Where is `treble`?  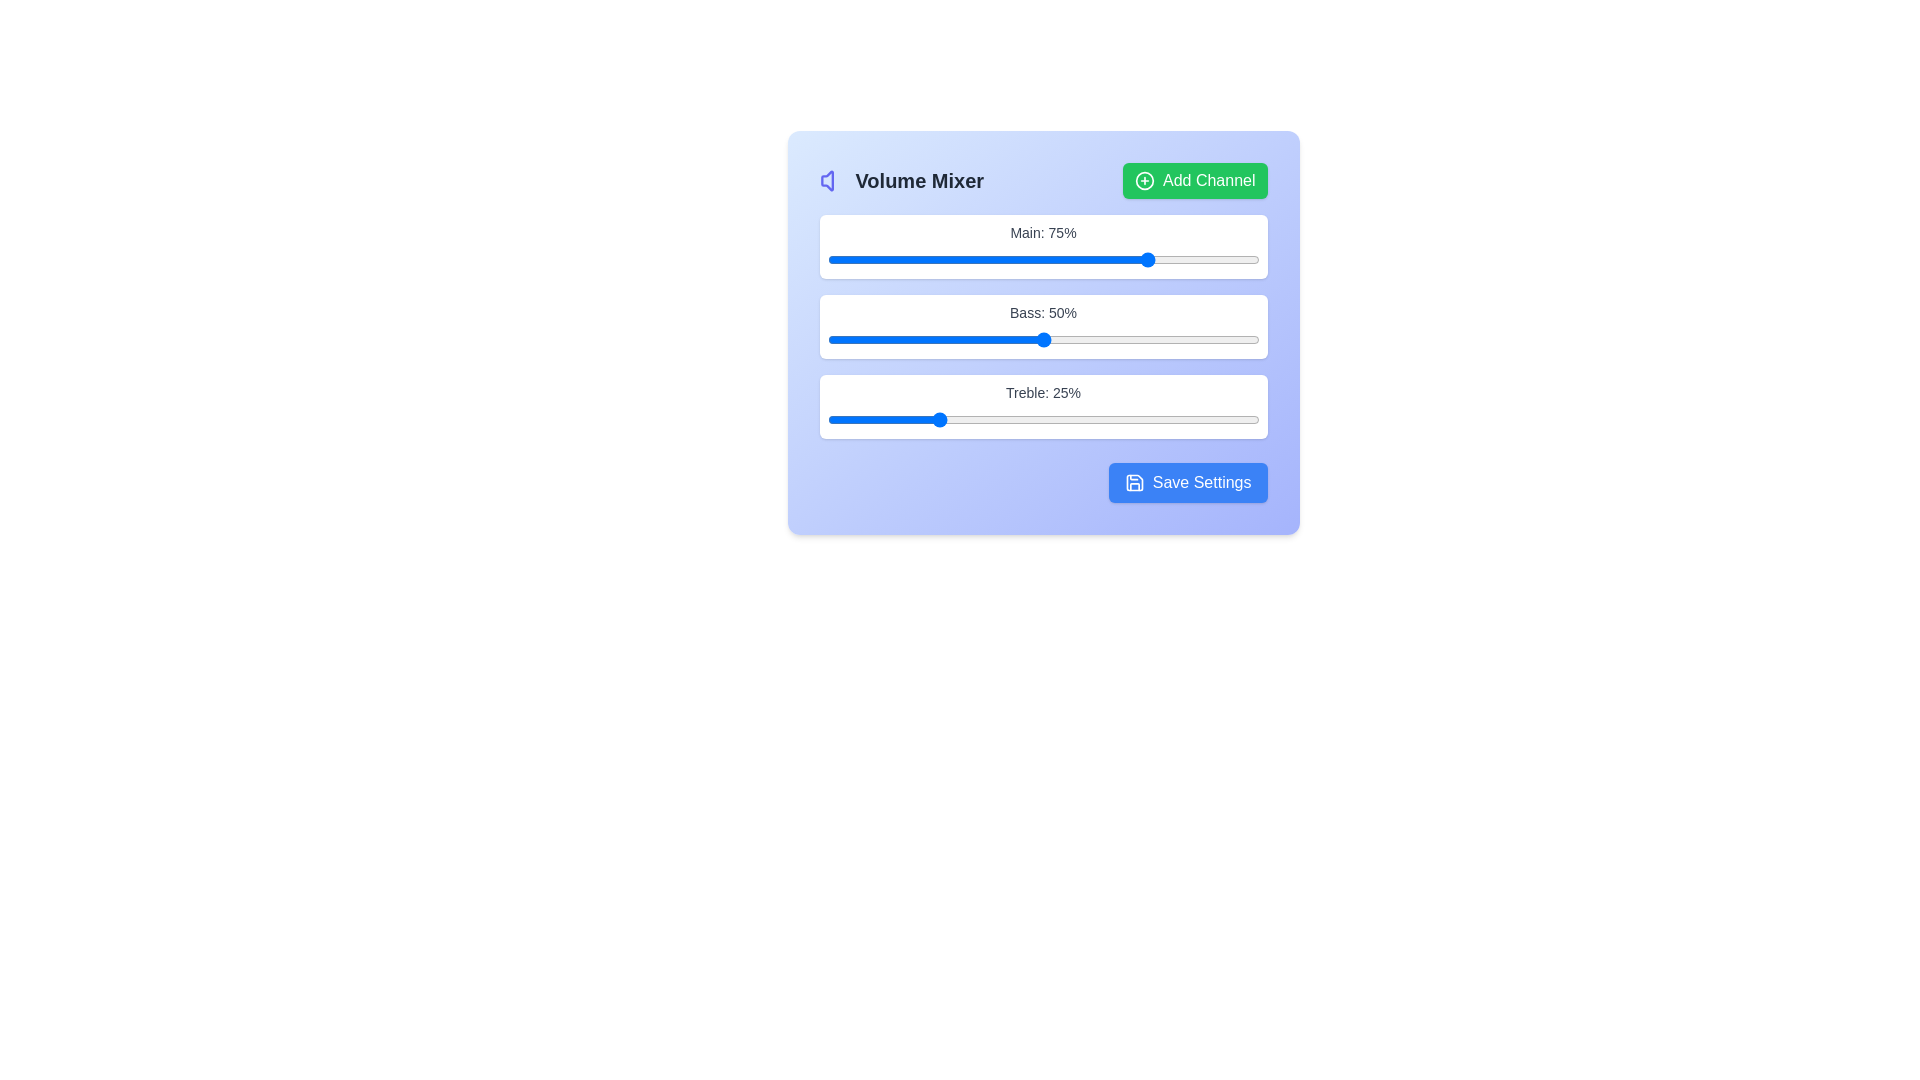 treble is located at coordinates (1103, 419).